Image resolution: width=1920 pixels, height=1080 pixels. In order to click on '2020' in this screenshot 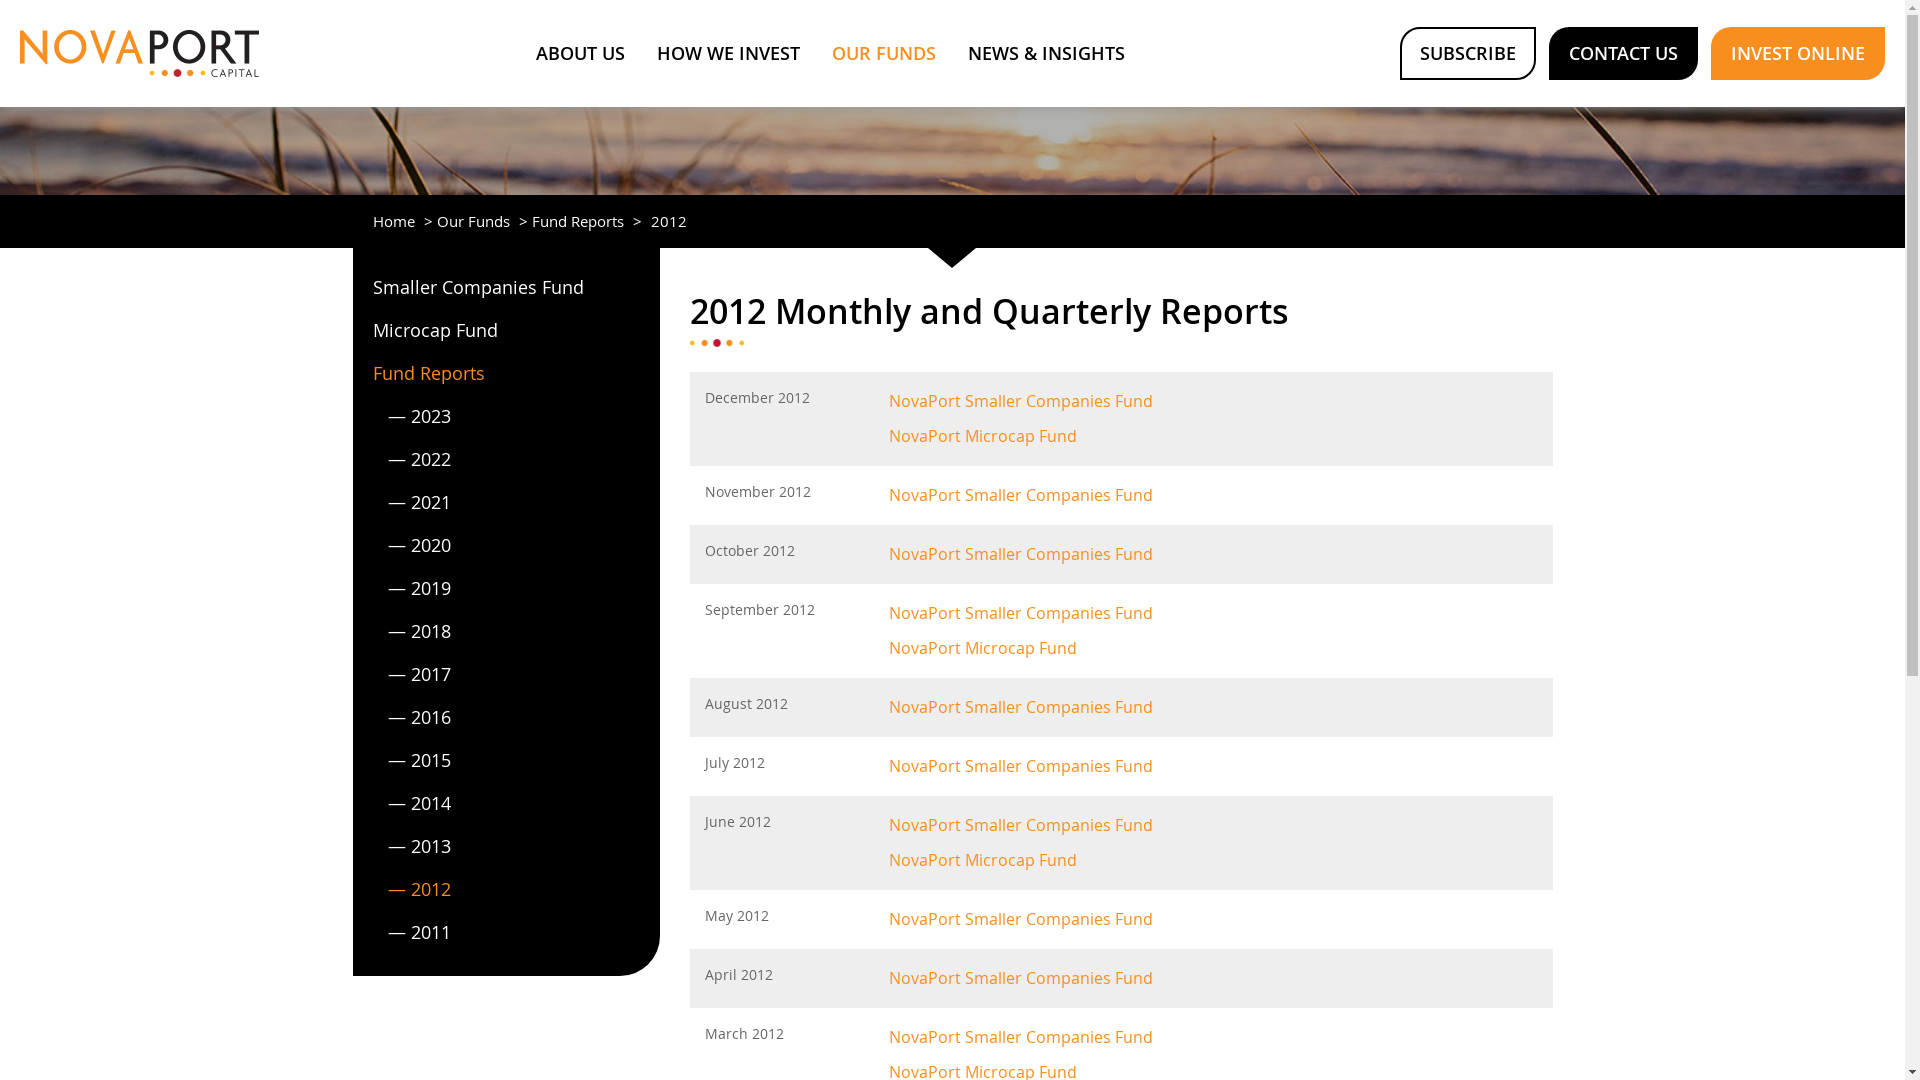, I will do `click(505, 536)`.